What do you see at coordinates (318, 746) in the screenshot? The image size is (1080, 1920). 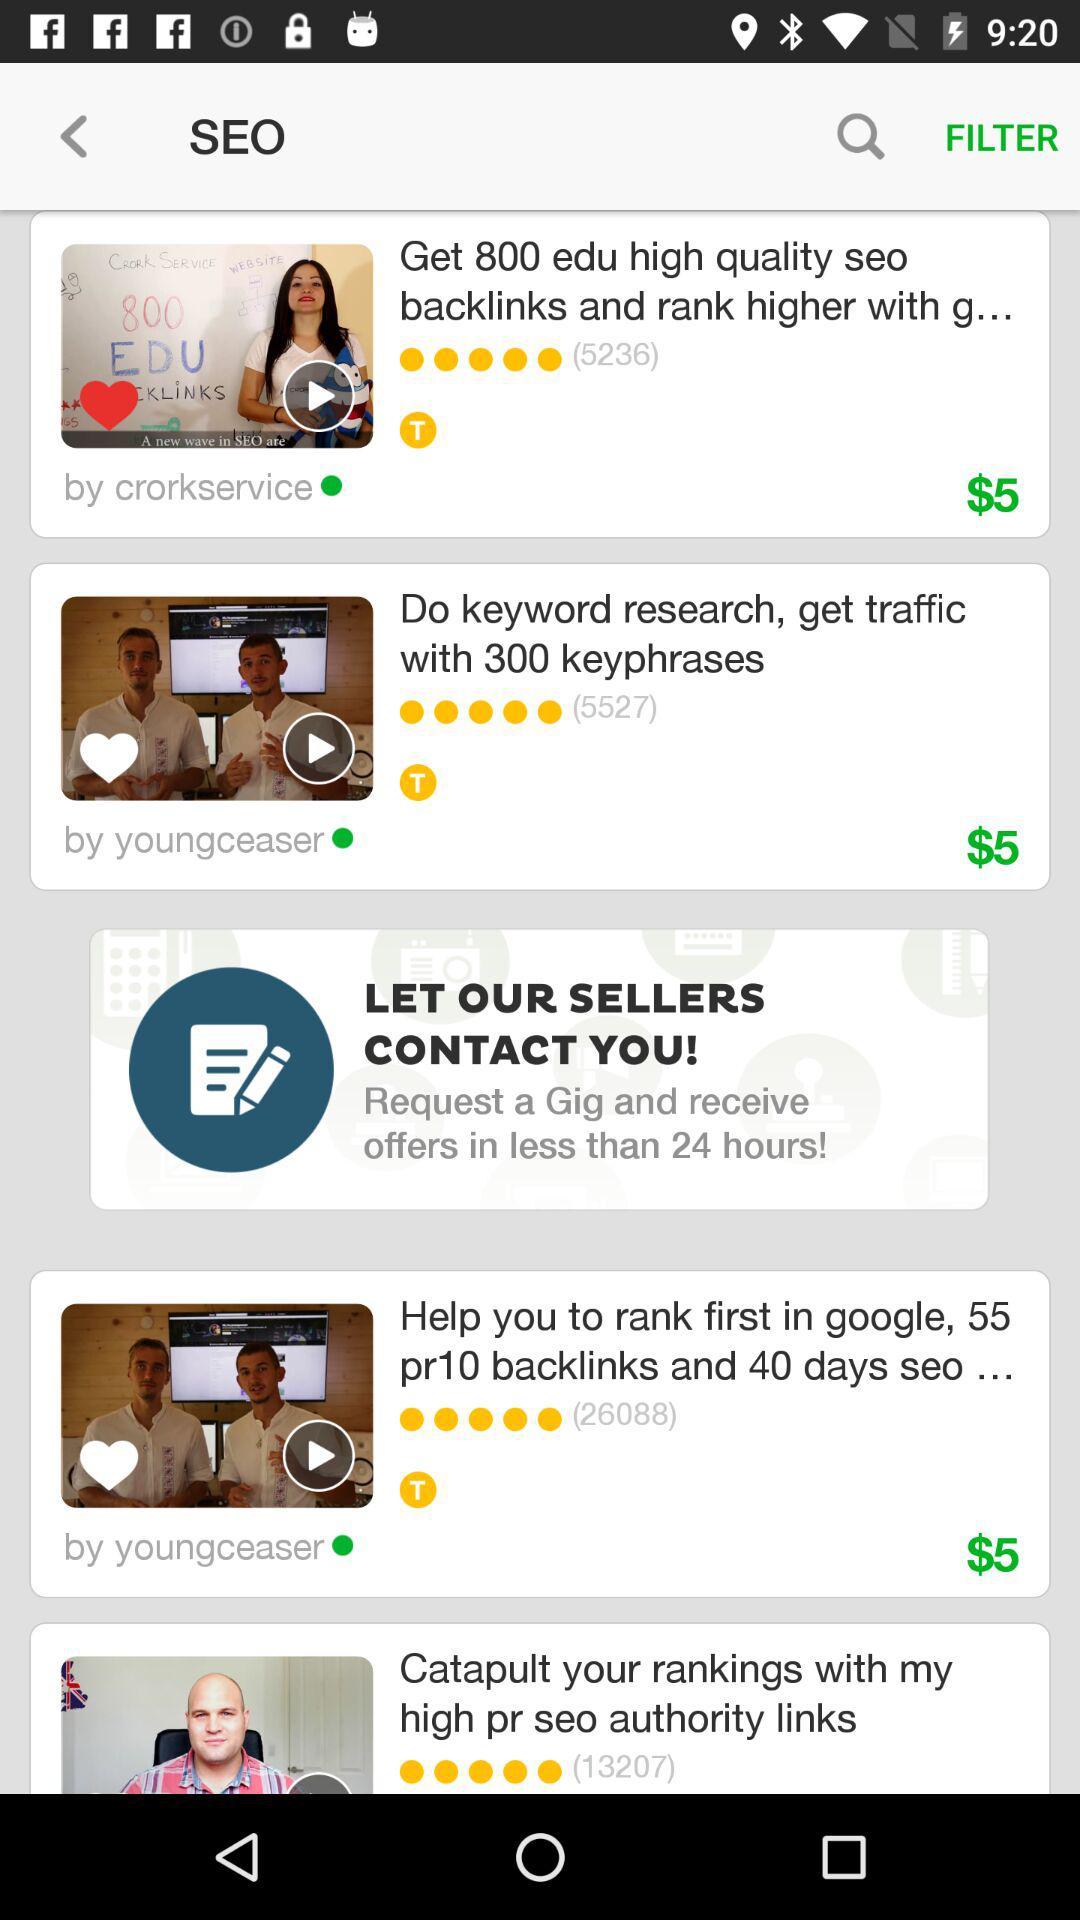 I see `video` at bounding box center [318, 746].